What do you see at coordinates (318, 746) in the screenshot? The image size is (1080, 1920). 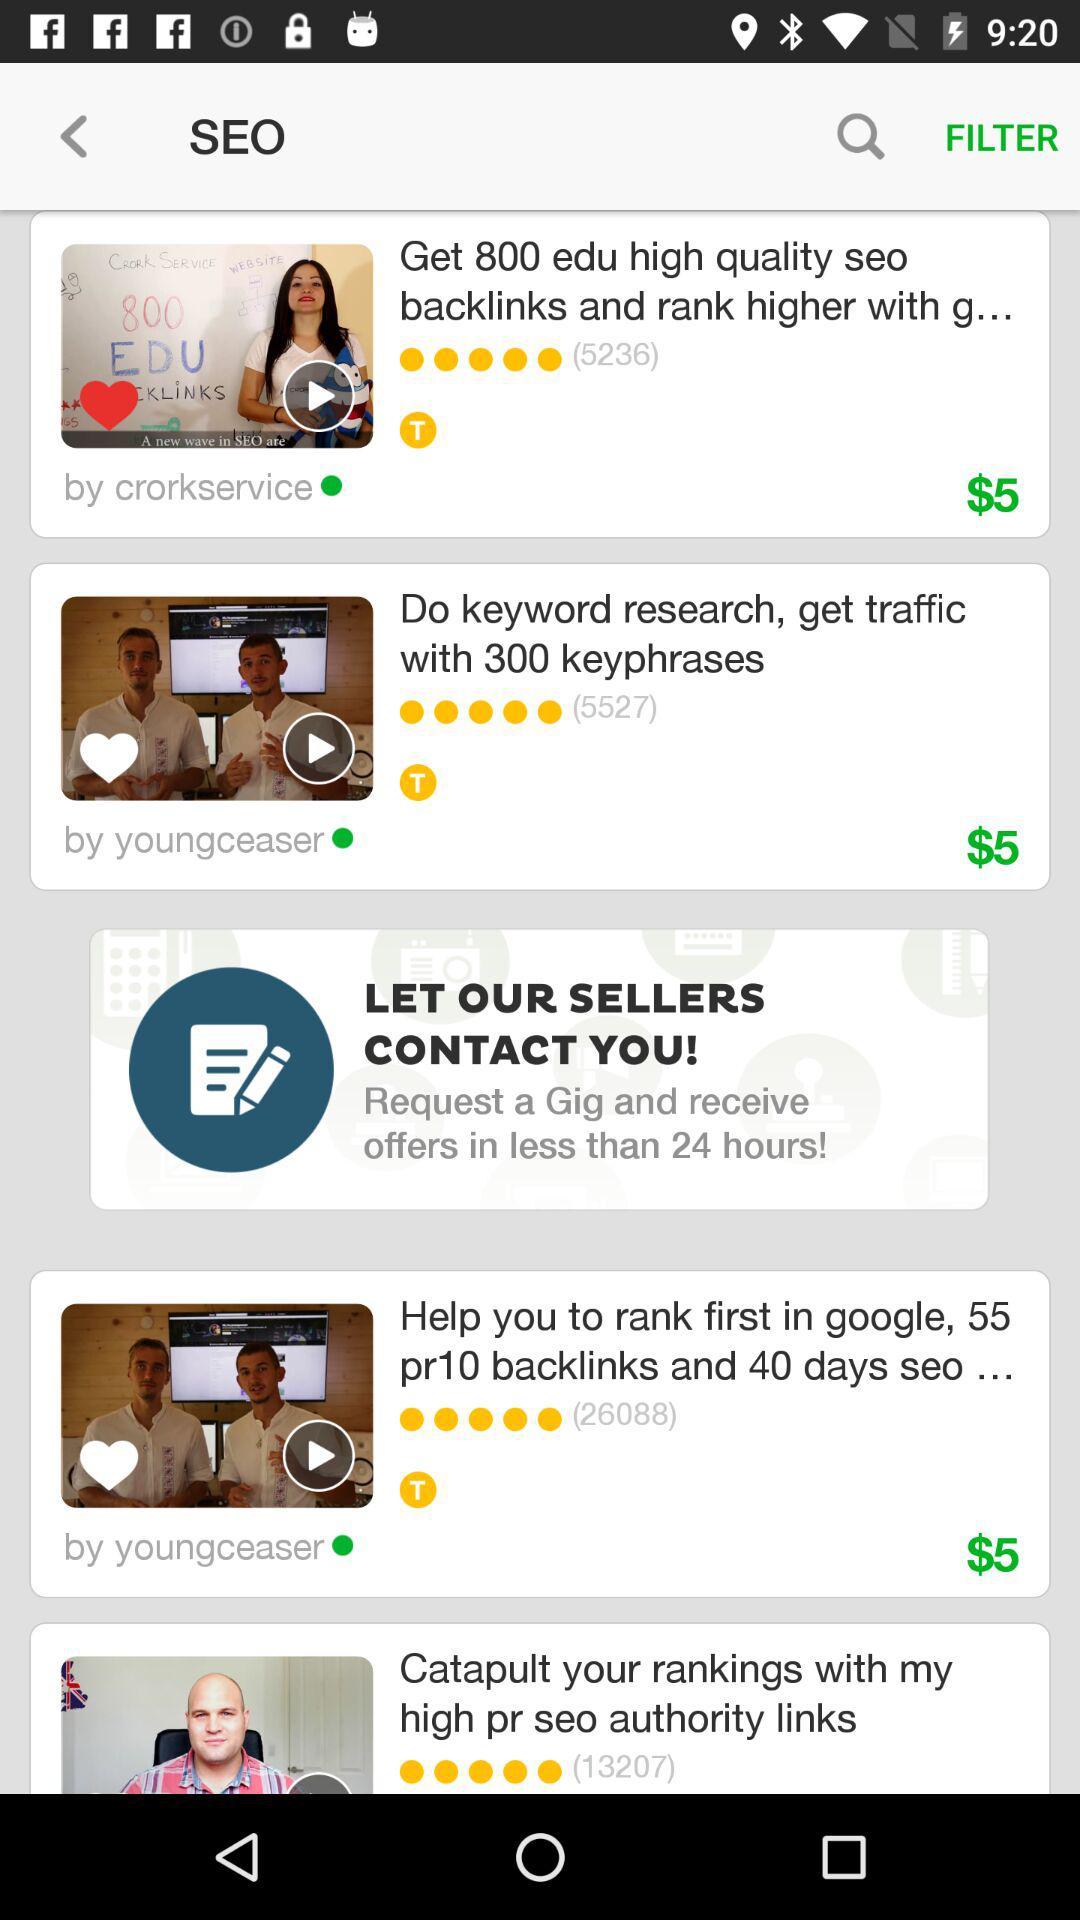 I see `video` at bounding box center [318, 746].